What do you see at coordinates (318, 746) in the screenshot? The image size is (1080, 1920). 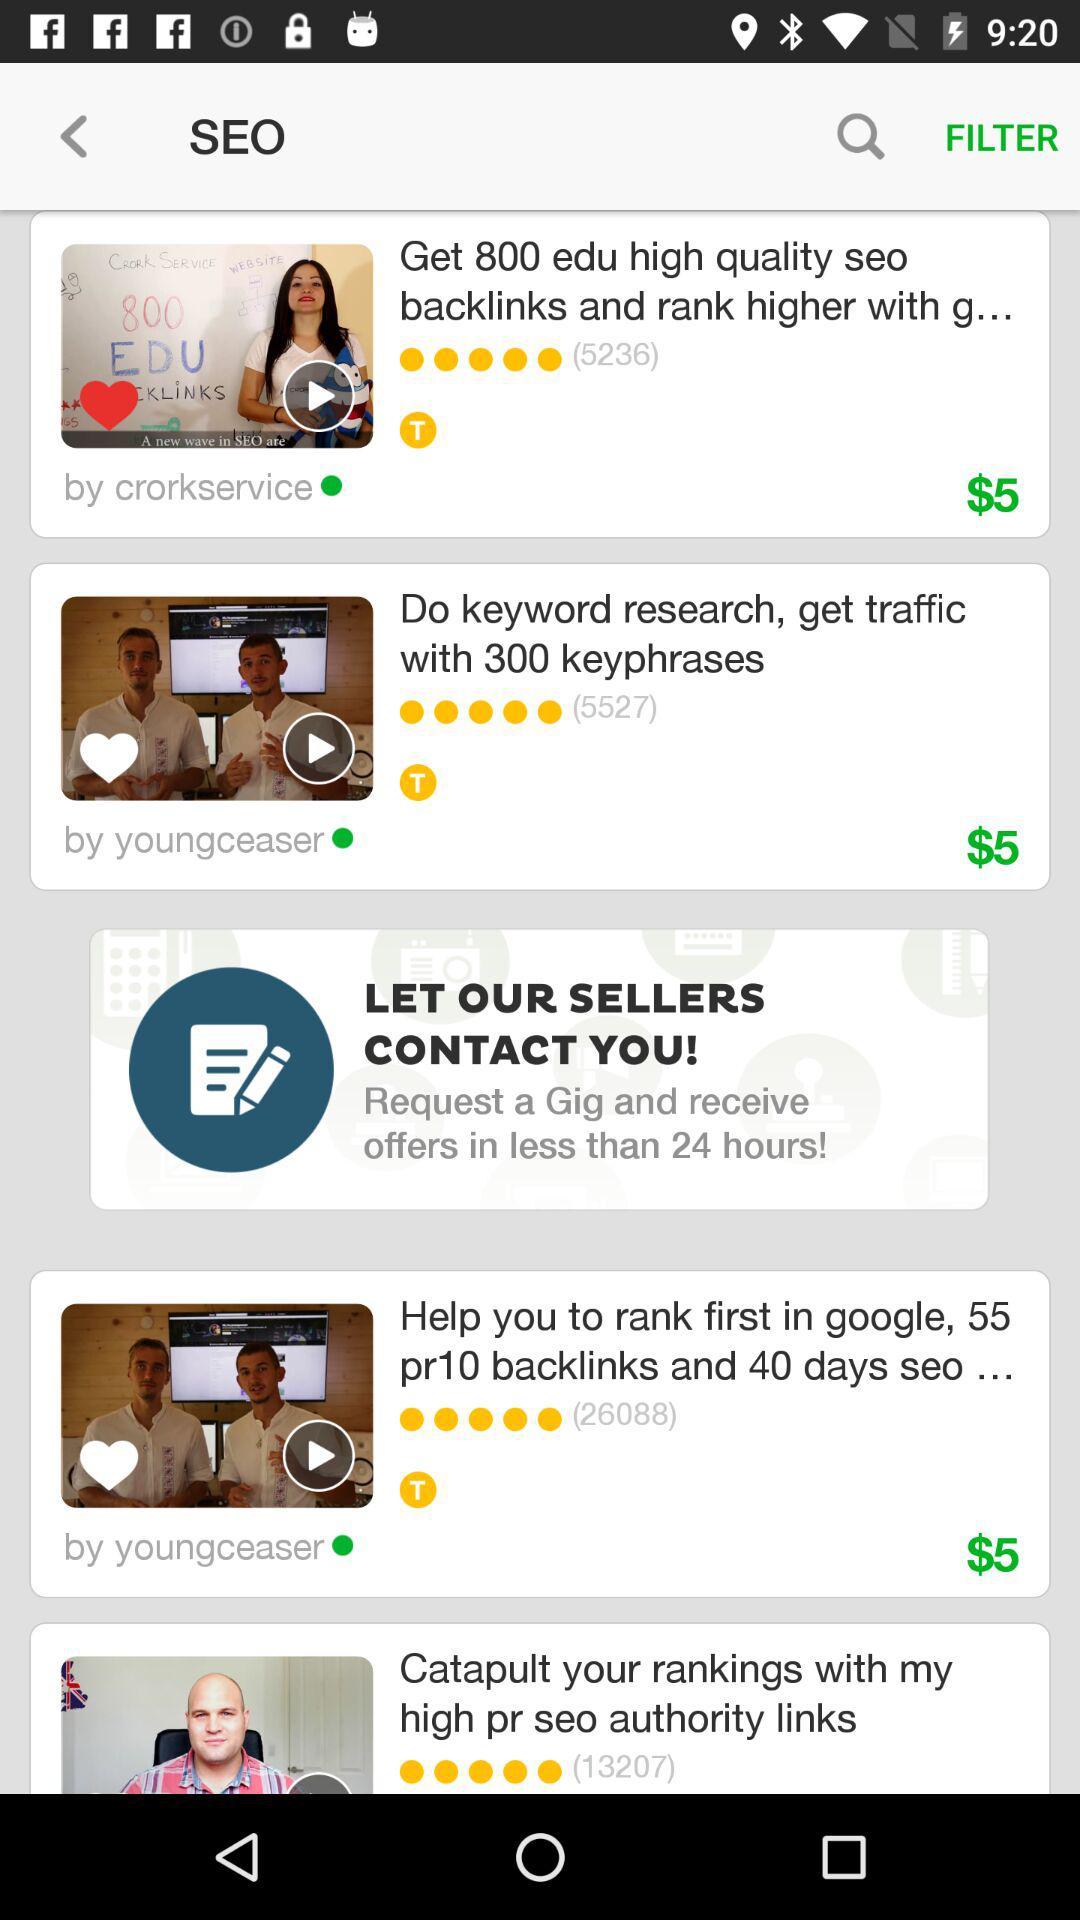 I see `video` at bounding box center [318, 746].